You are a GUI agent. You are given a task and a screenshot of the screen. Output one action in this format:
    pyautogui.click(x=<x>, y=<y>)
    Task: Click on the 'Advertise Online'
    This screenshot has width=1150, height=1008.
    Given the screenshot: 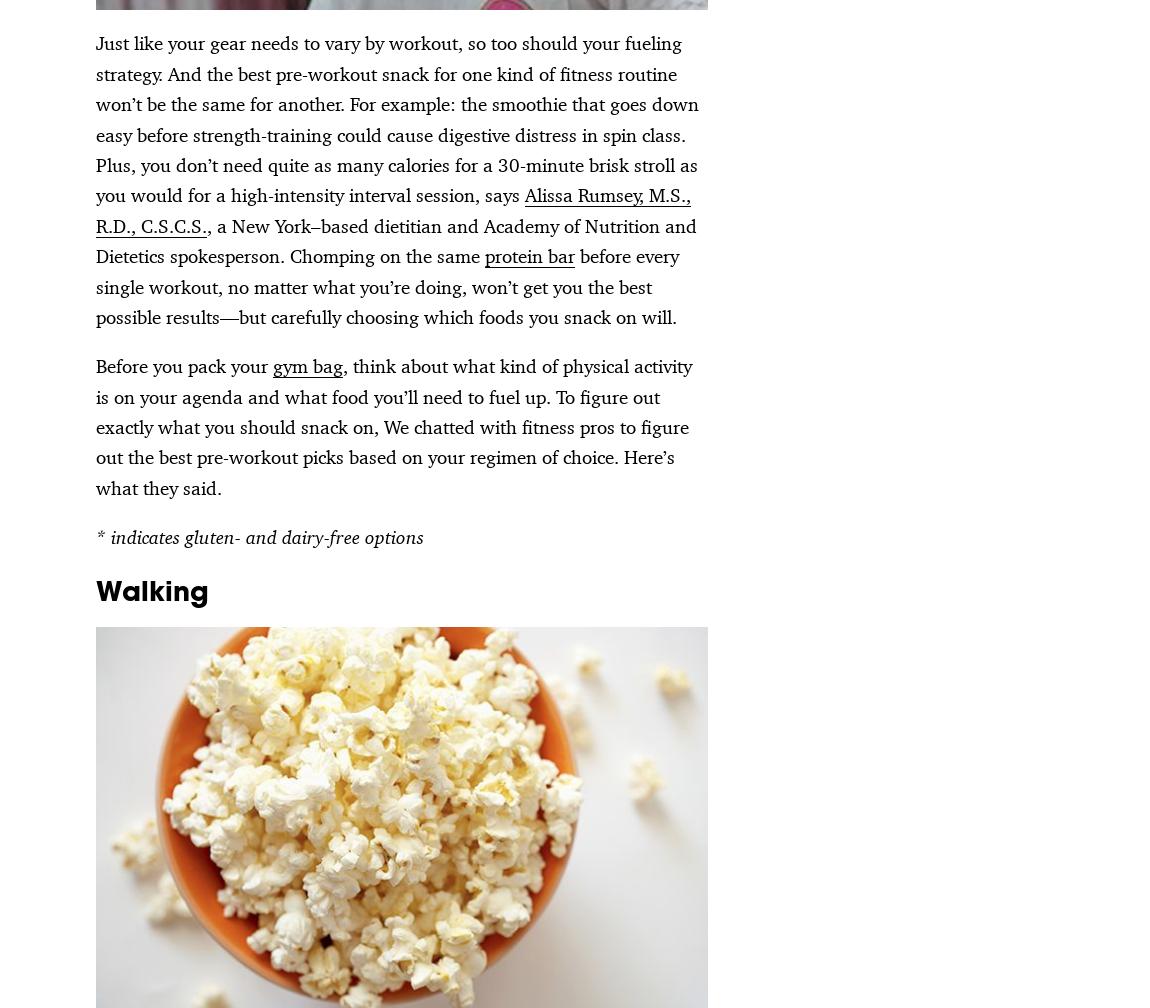 What is the action you would take?
    pyautogui.click(x=892, y=840)
    